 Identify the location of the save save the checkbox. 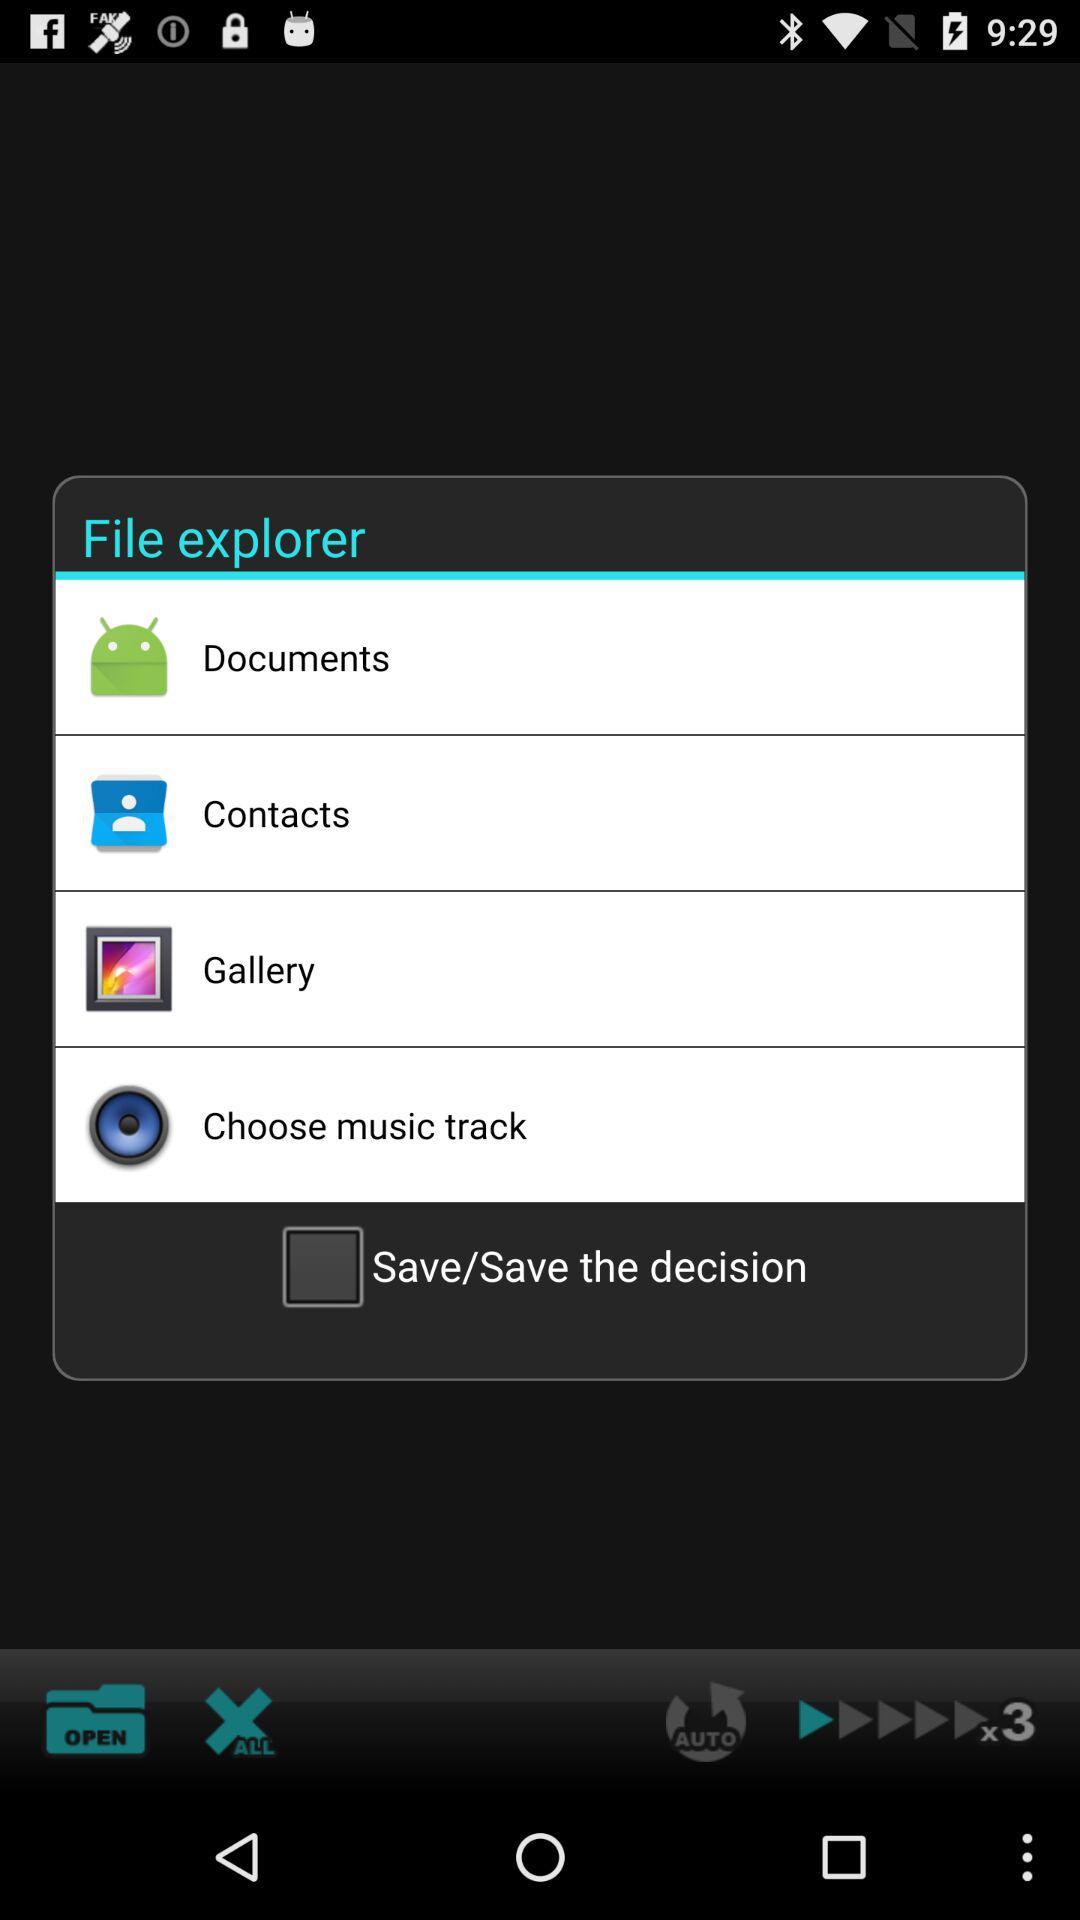
(540, 1264).